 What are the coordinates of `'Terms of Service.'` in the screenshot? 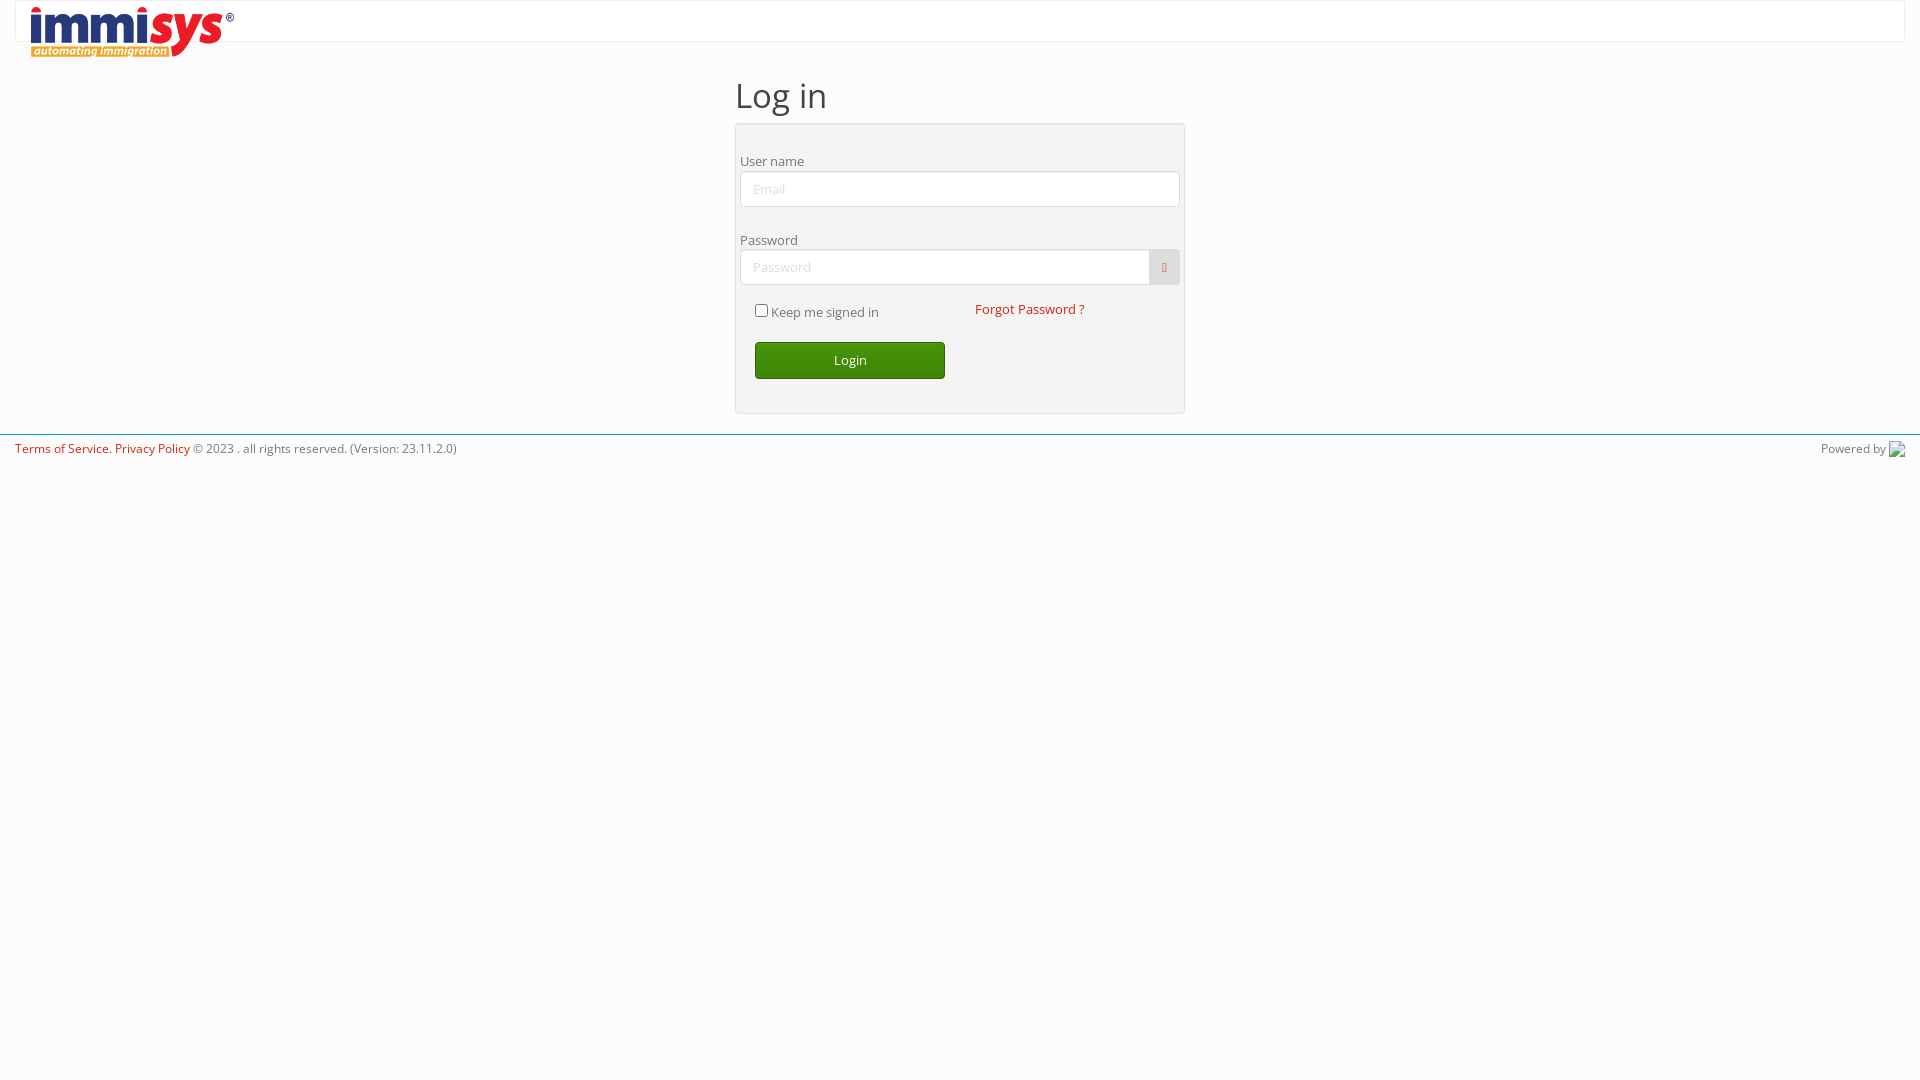 It's located at (14, 446).